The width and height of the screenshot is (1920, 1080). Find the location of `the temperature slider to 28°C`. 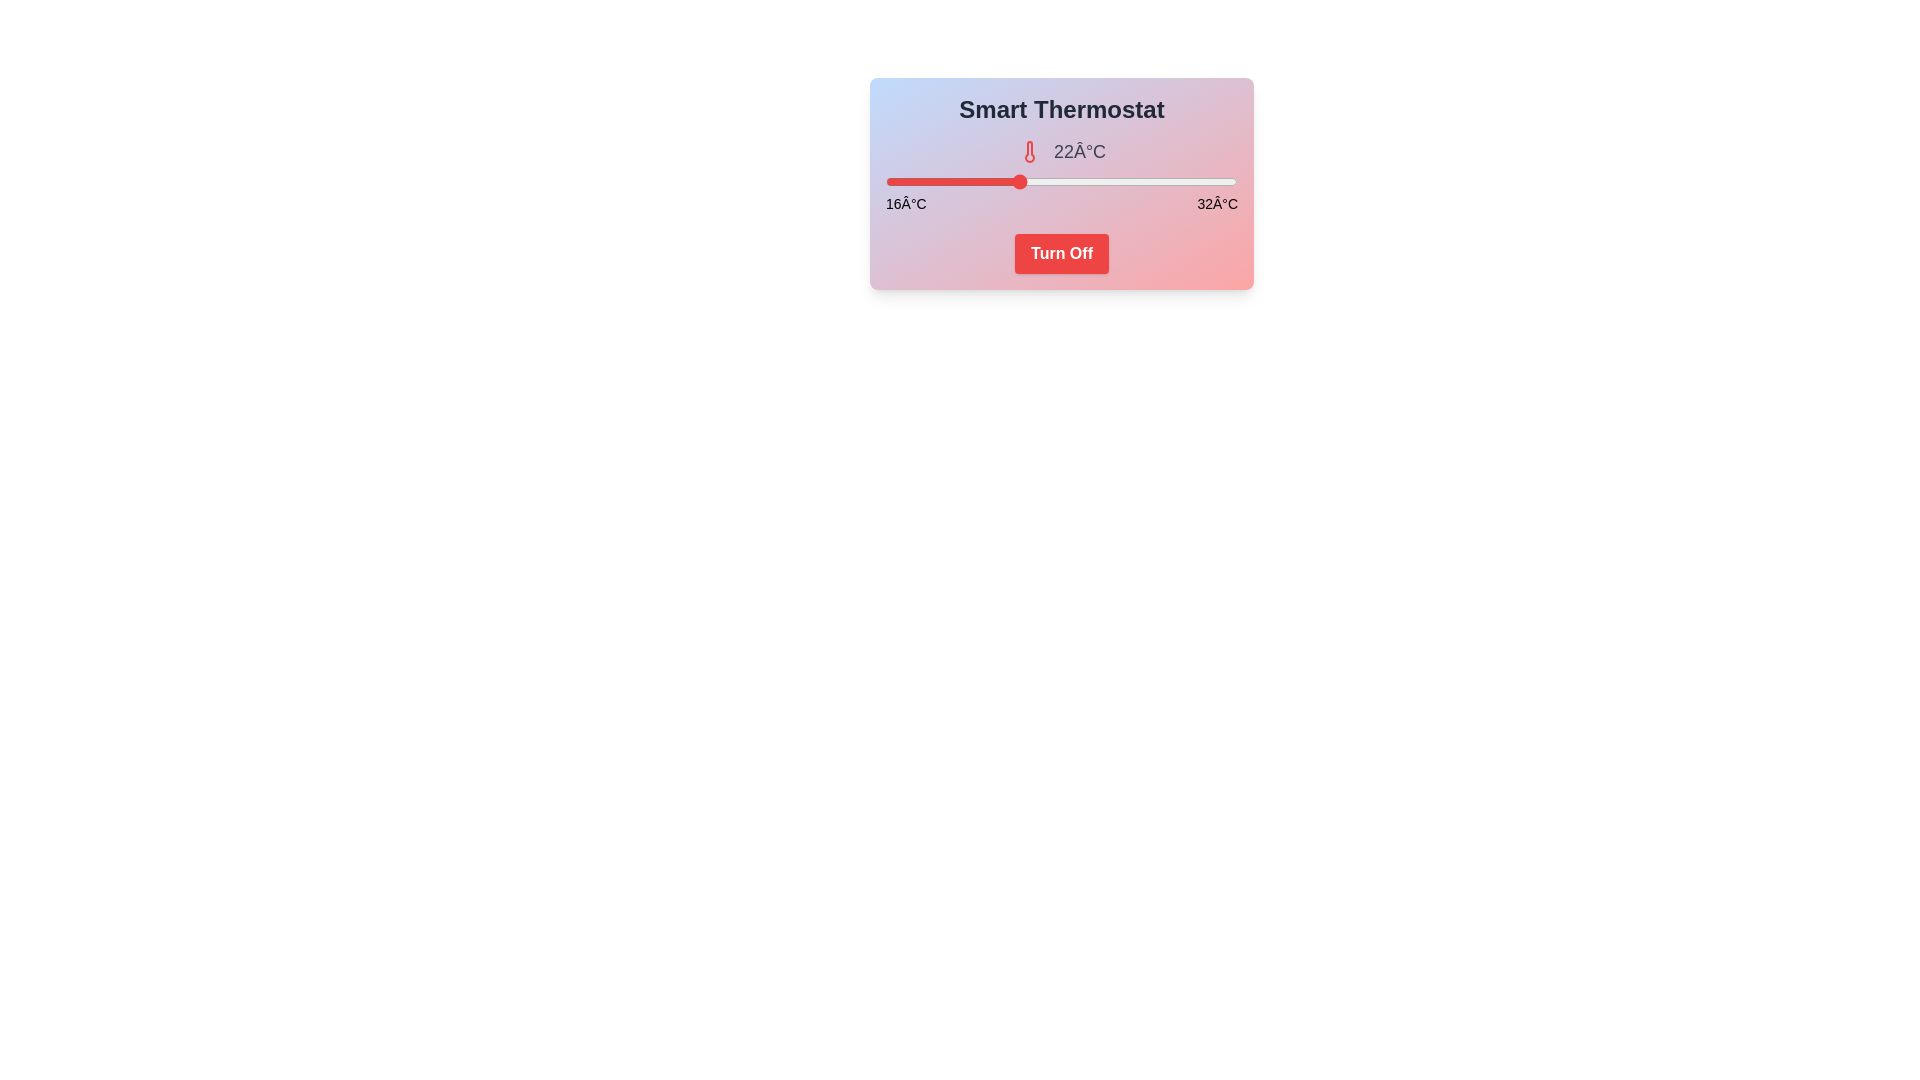

the temperature slider to 28°C is located at coordinates (1150, 181).